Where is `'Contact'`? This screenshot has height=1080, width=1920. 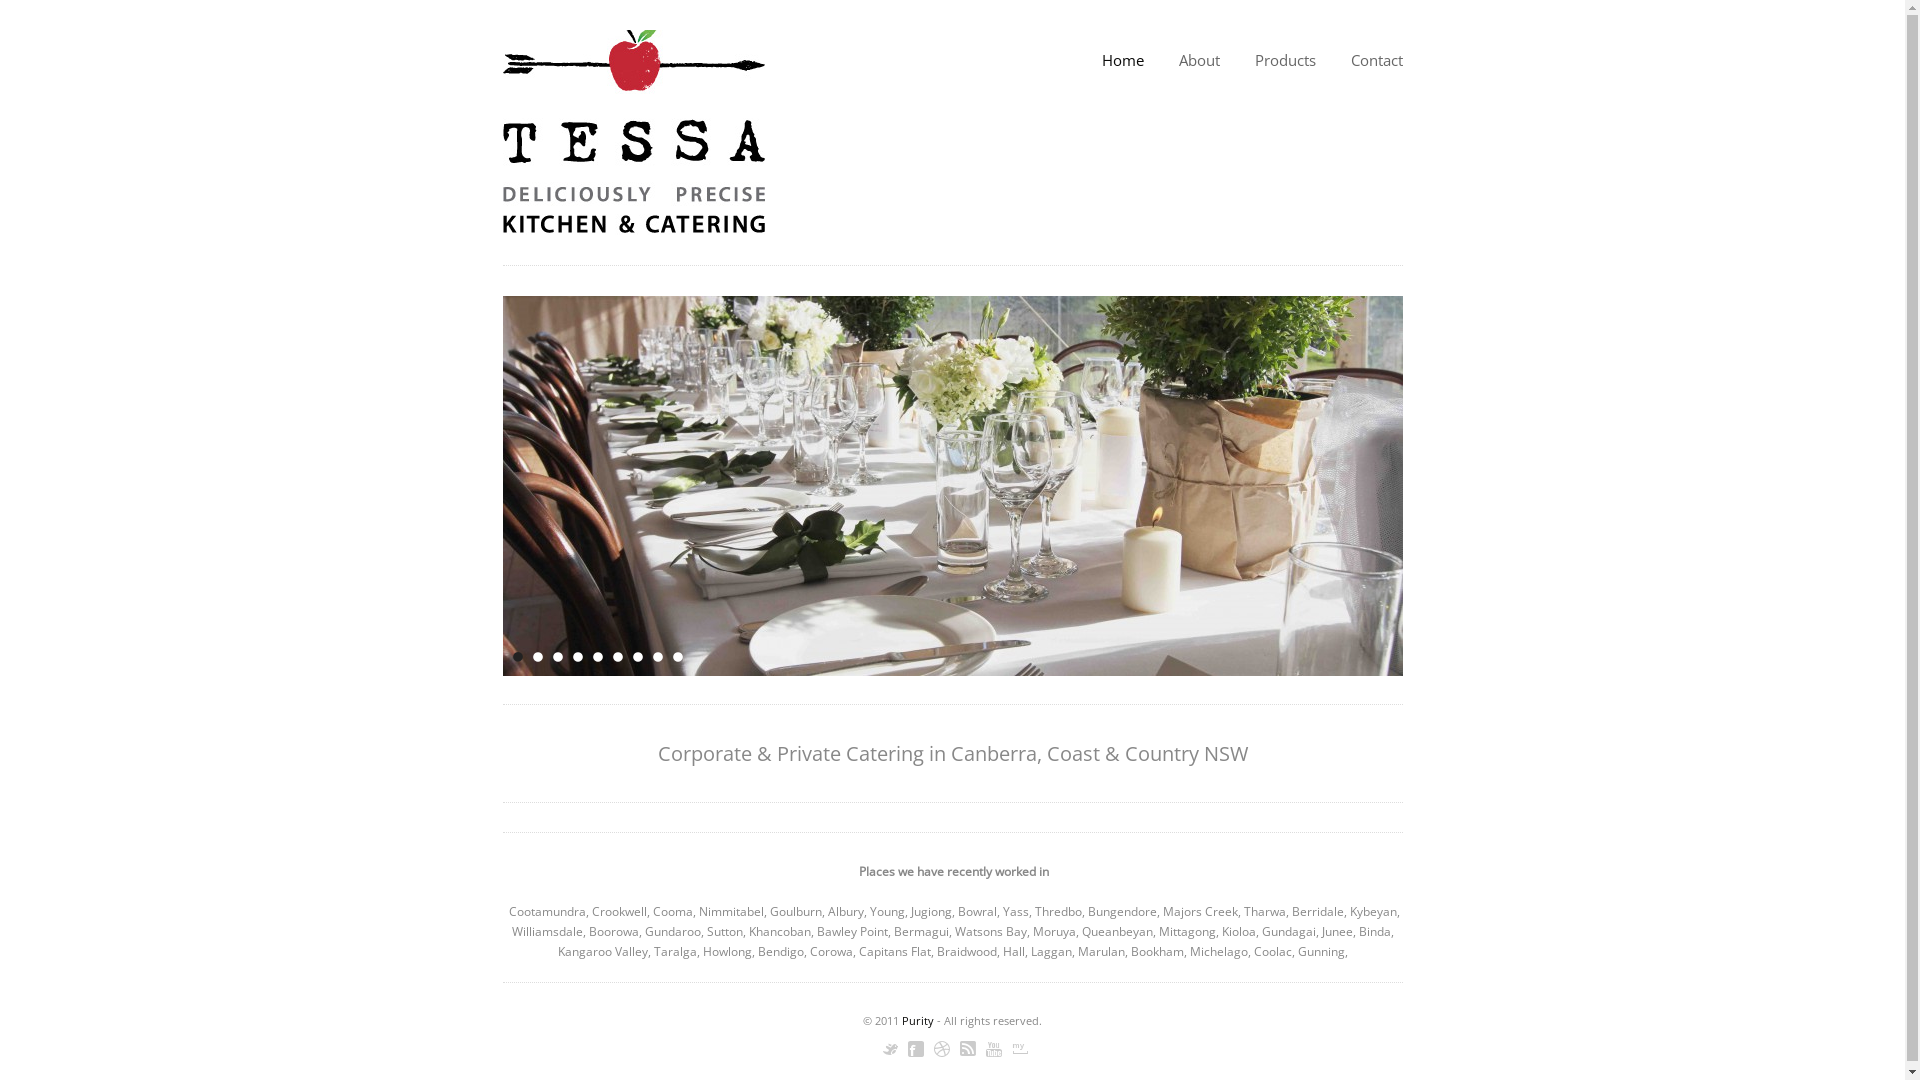
'Contact' is located at coordinates (1375, 59).